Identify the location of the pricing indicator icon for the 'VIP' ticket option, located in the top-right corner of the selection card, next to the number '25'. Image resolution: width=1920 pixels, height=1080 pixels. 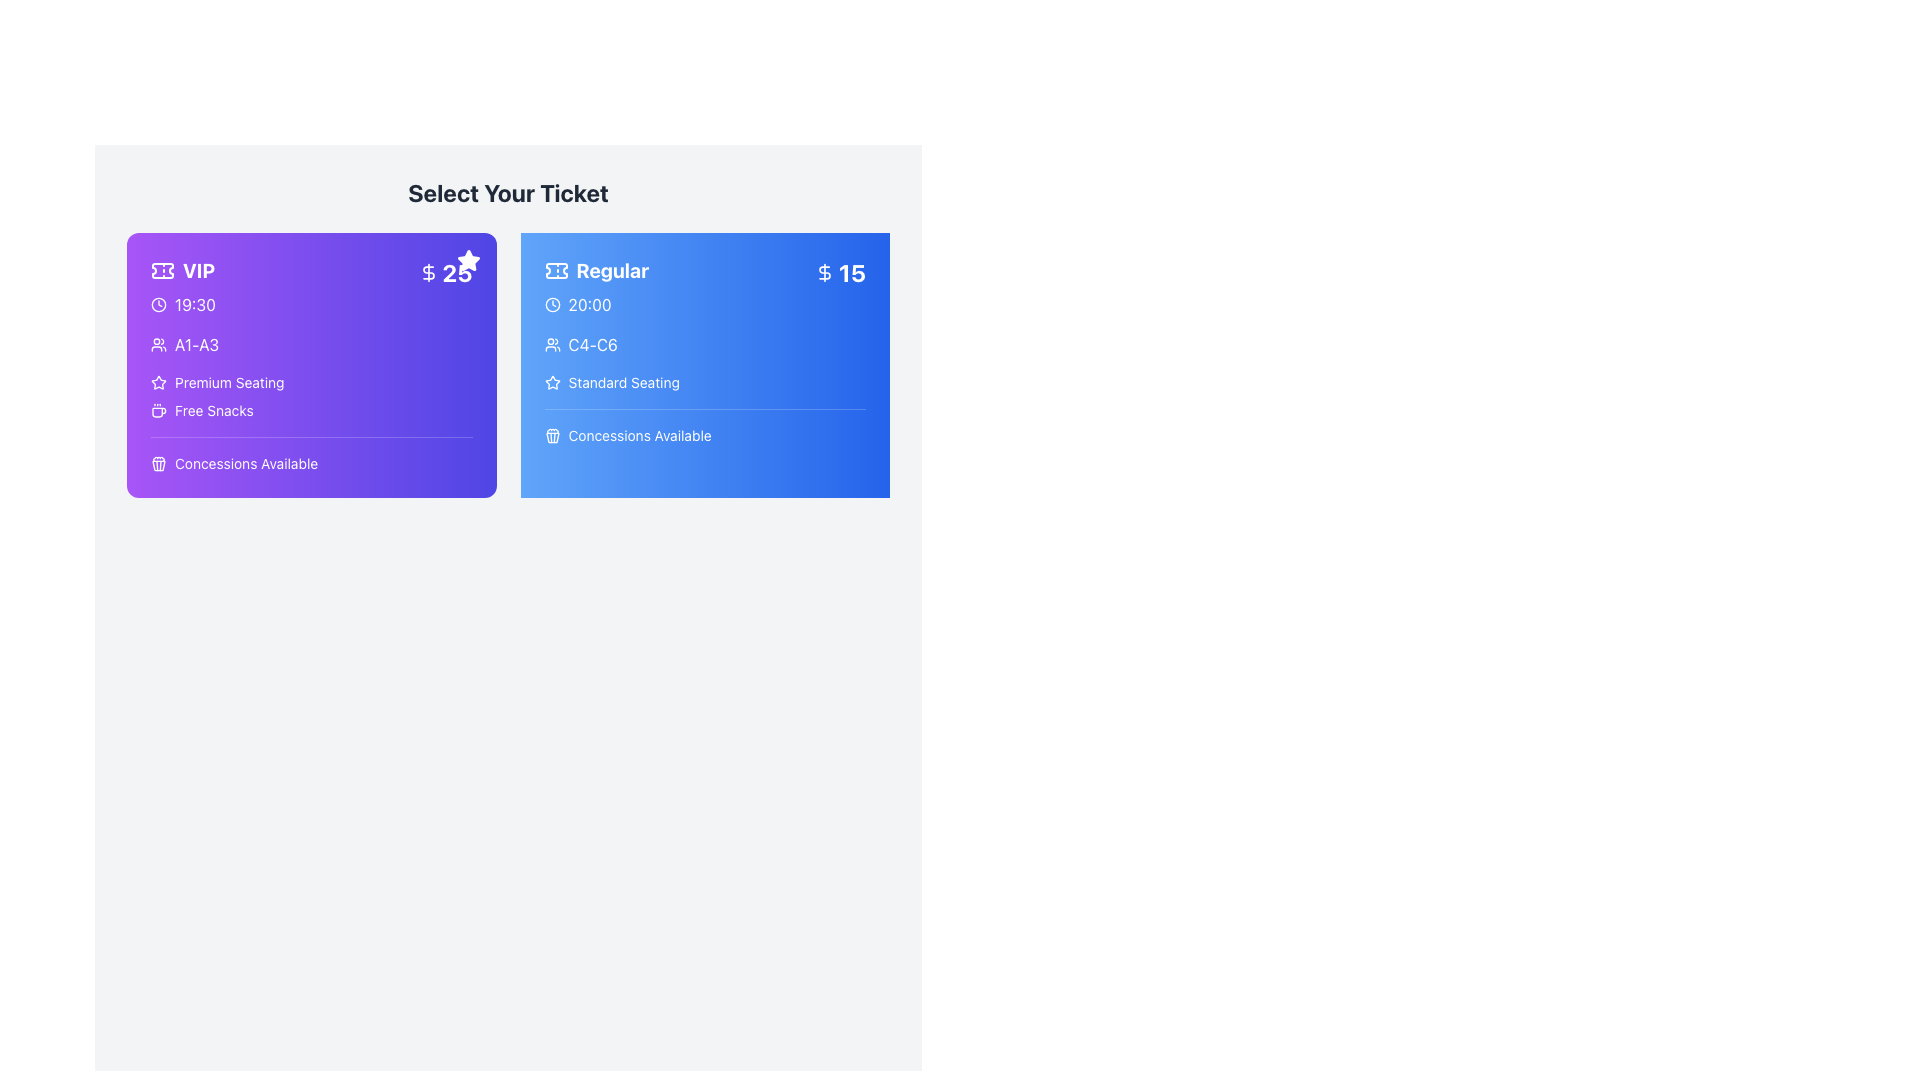
(427, 273).